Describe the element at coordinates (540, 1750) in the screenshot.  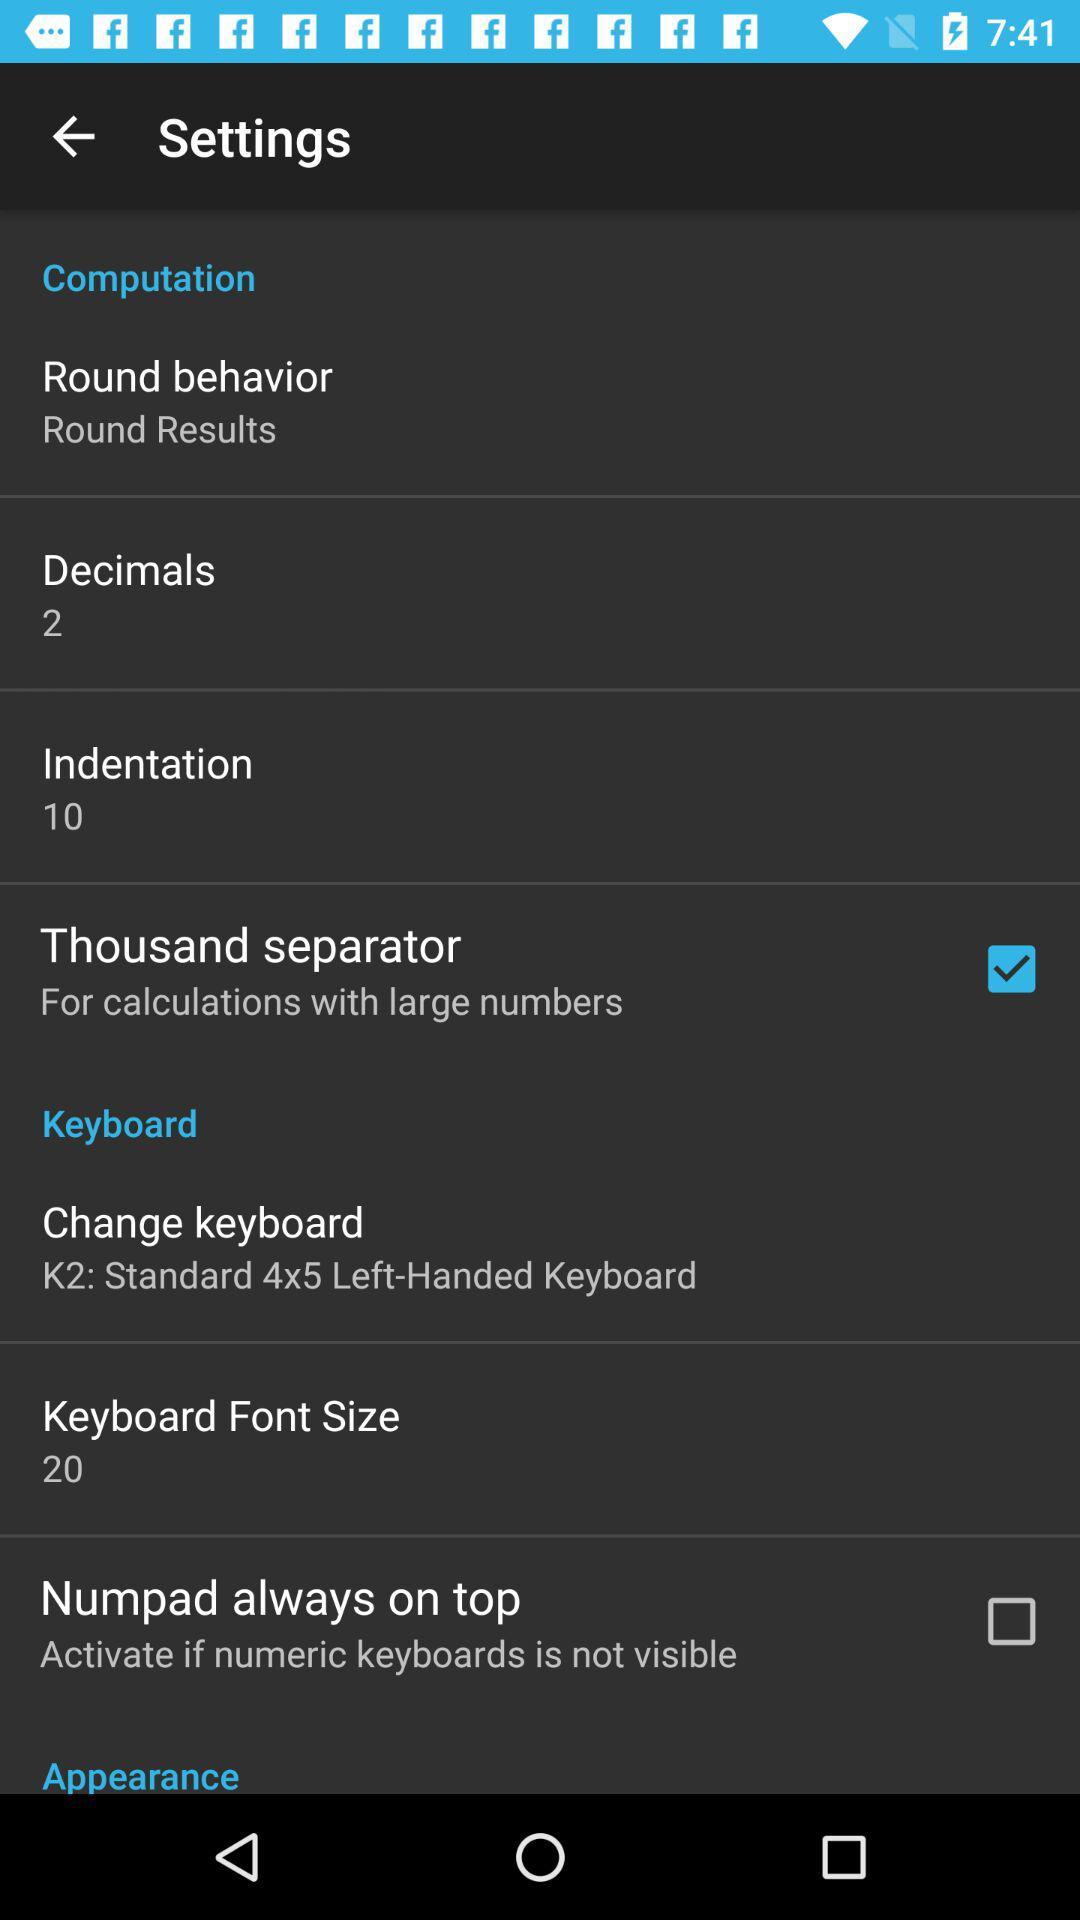
I see `the icon below activate if numeric` at that location.